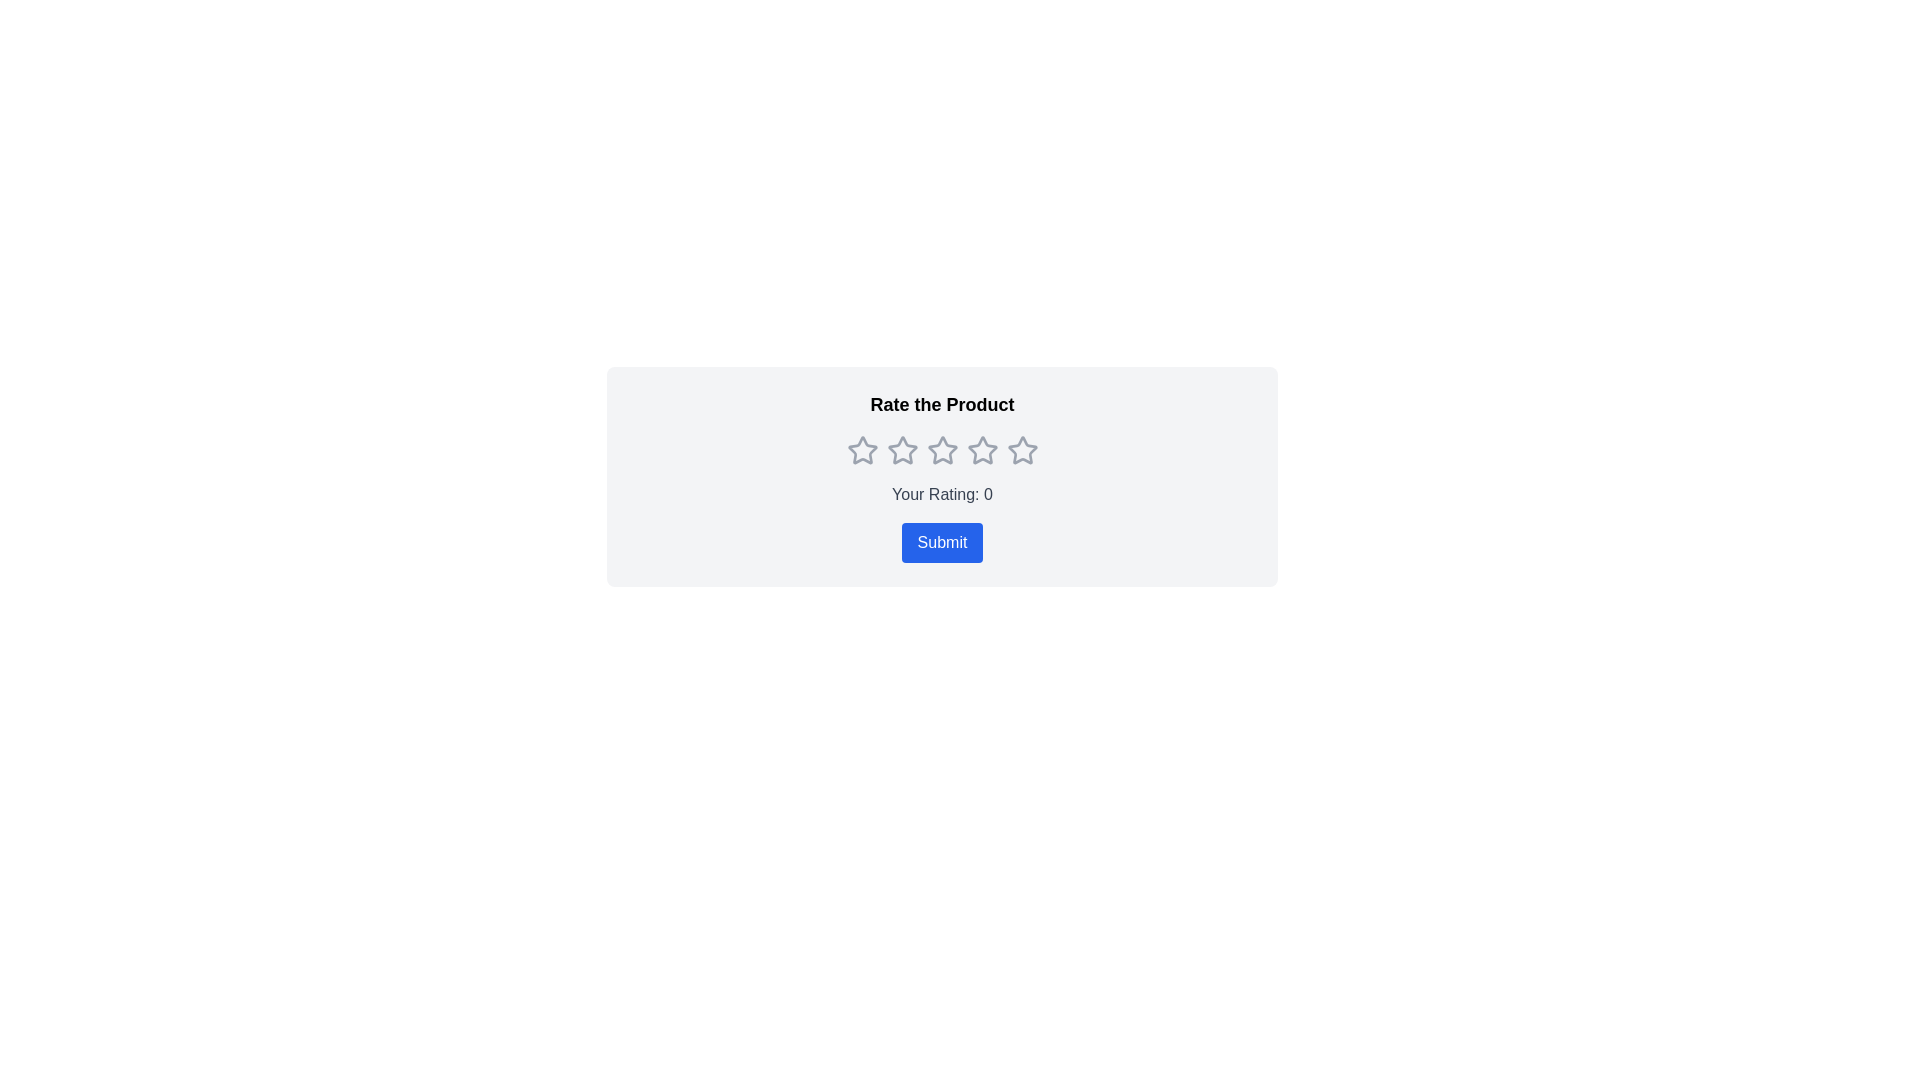 The height and width of the screenshot is (1080, 1920). I want to click on the heading text that displays 'Rate the Product', which is centrally aligned at the top of the rating submission panel, so click(941, 405).